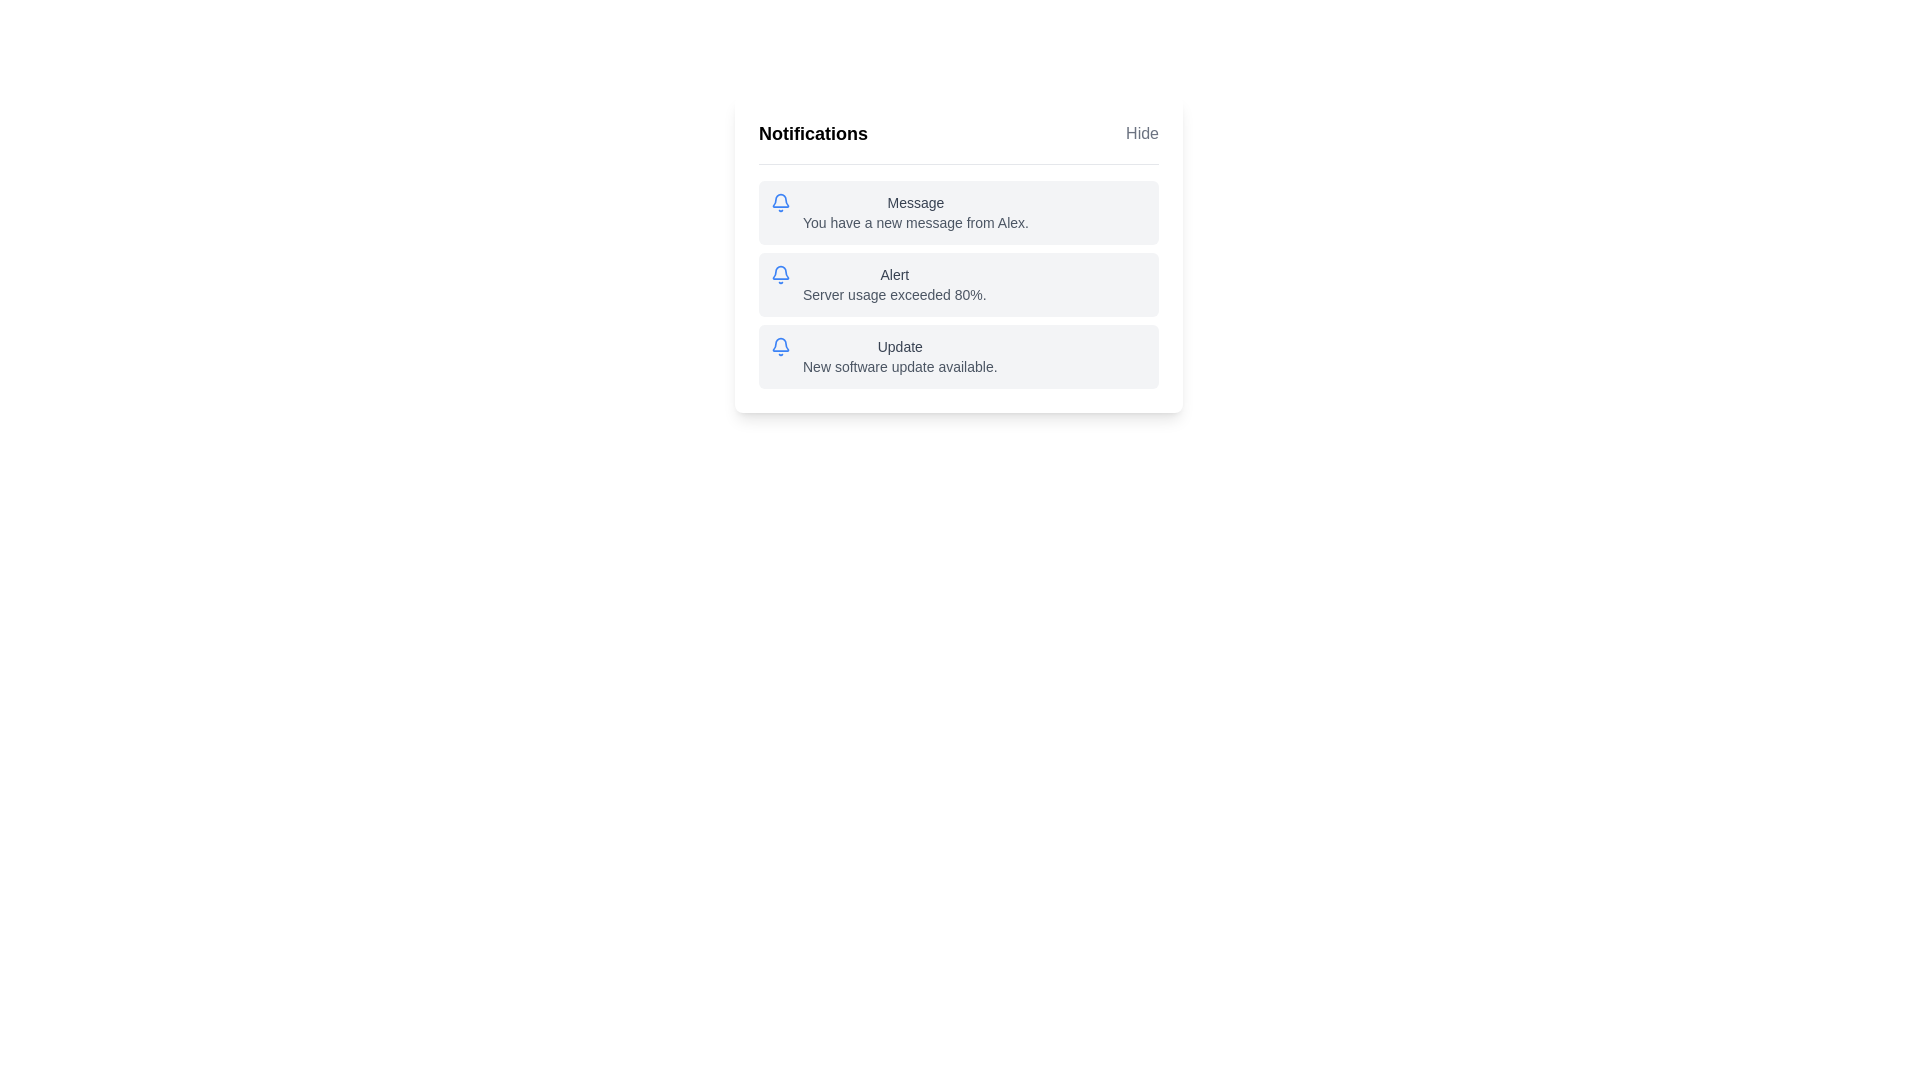 The image size is (1920, 1080). I want to click on the text element styled in medium-sized bold gray font displaying 'Alert' located in the second notification message of the 'Notifications' section, so click(893, 274).